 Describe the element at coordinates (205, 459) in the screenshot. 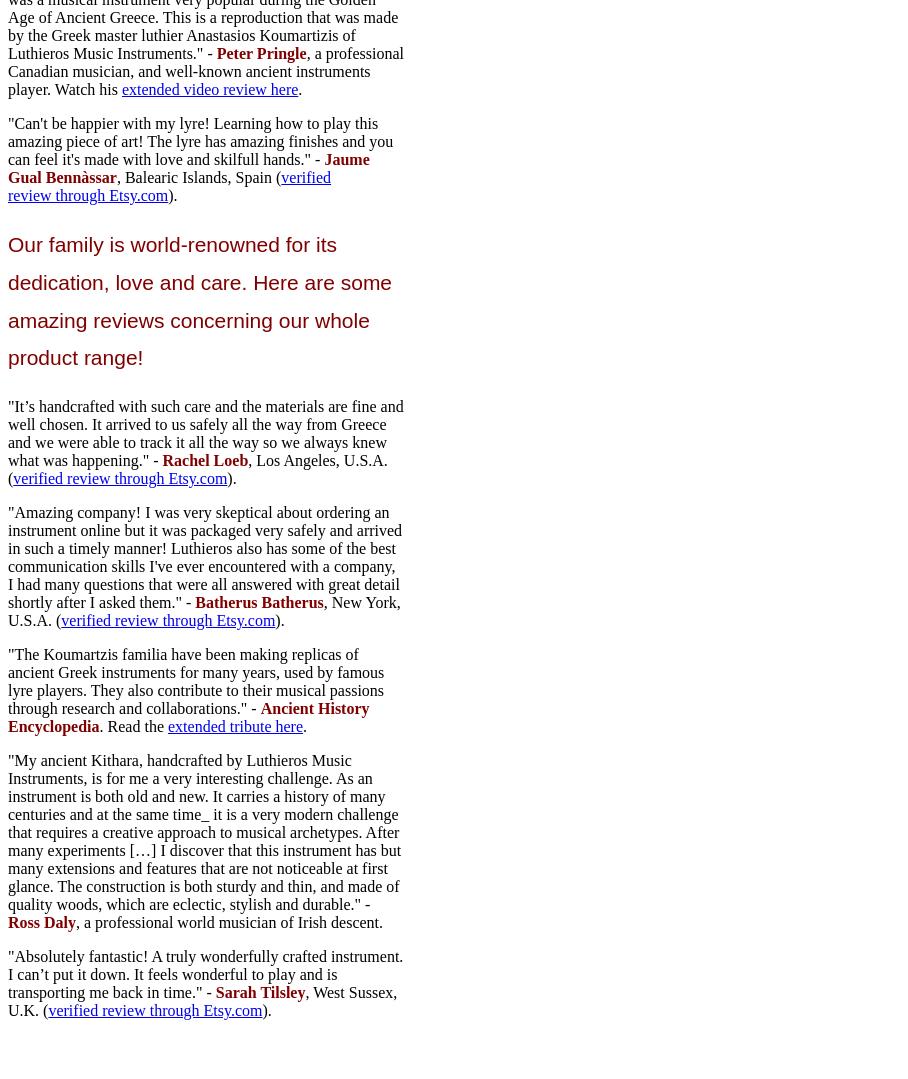

I see `'Rachel Loeb'` at that location.